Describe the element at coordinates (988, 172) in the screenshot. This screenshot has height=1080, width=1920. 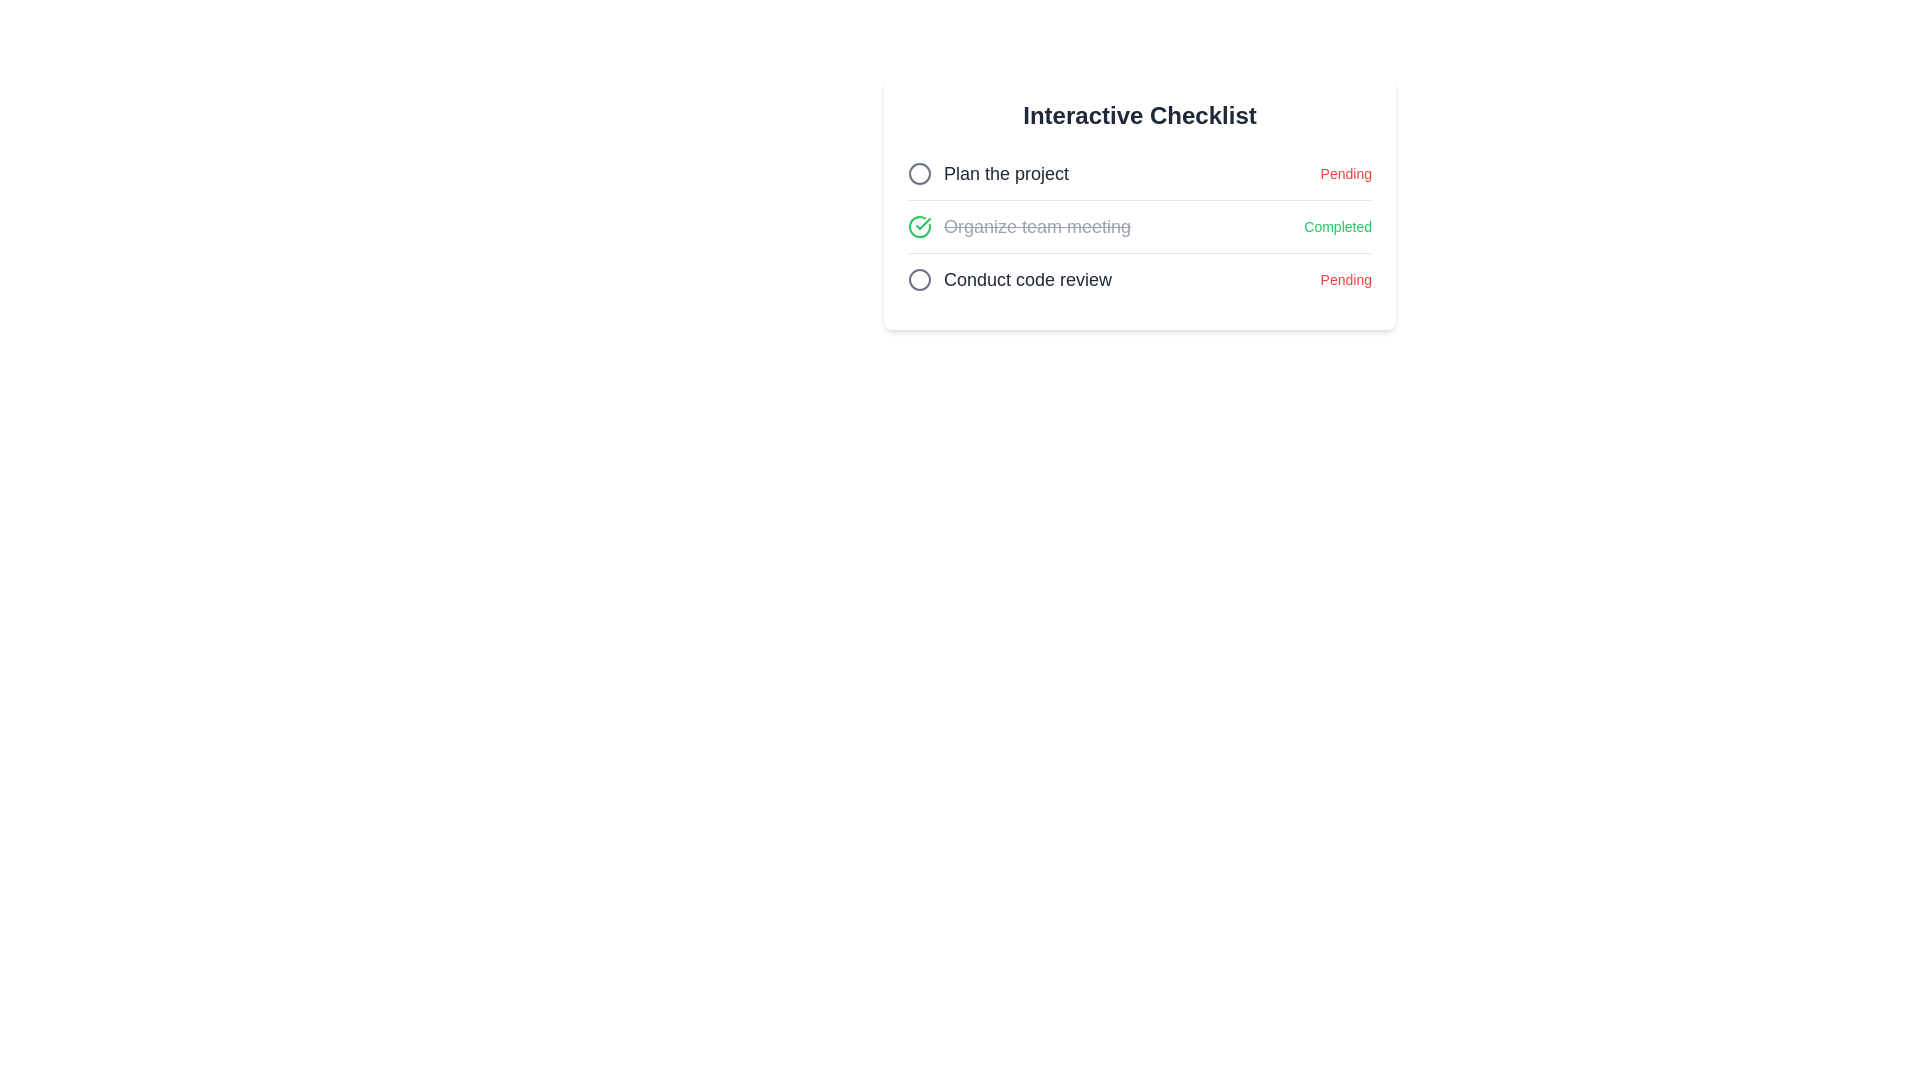
I see `the 'Plan the project' checkbox in the interactive checklist, which is the first item in the list` at that location.